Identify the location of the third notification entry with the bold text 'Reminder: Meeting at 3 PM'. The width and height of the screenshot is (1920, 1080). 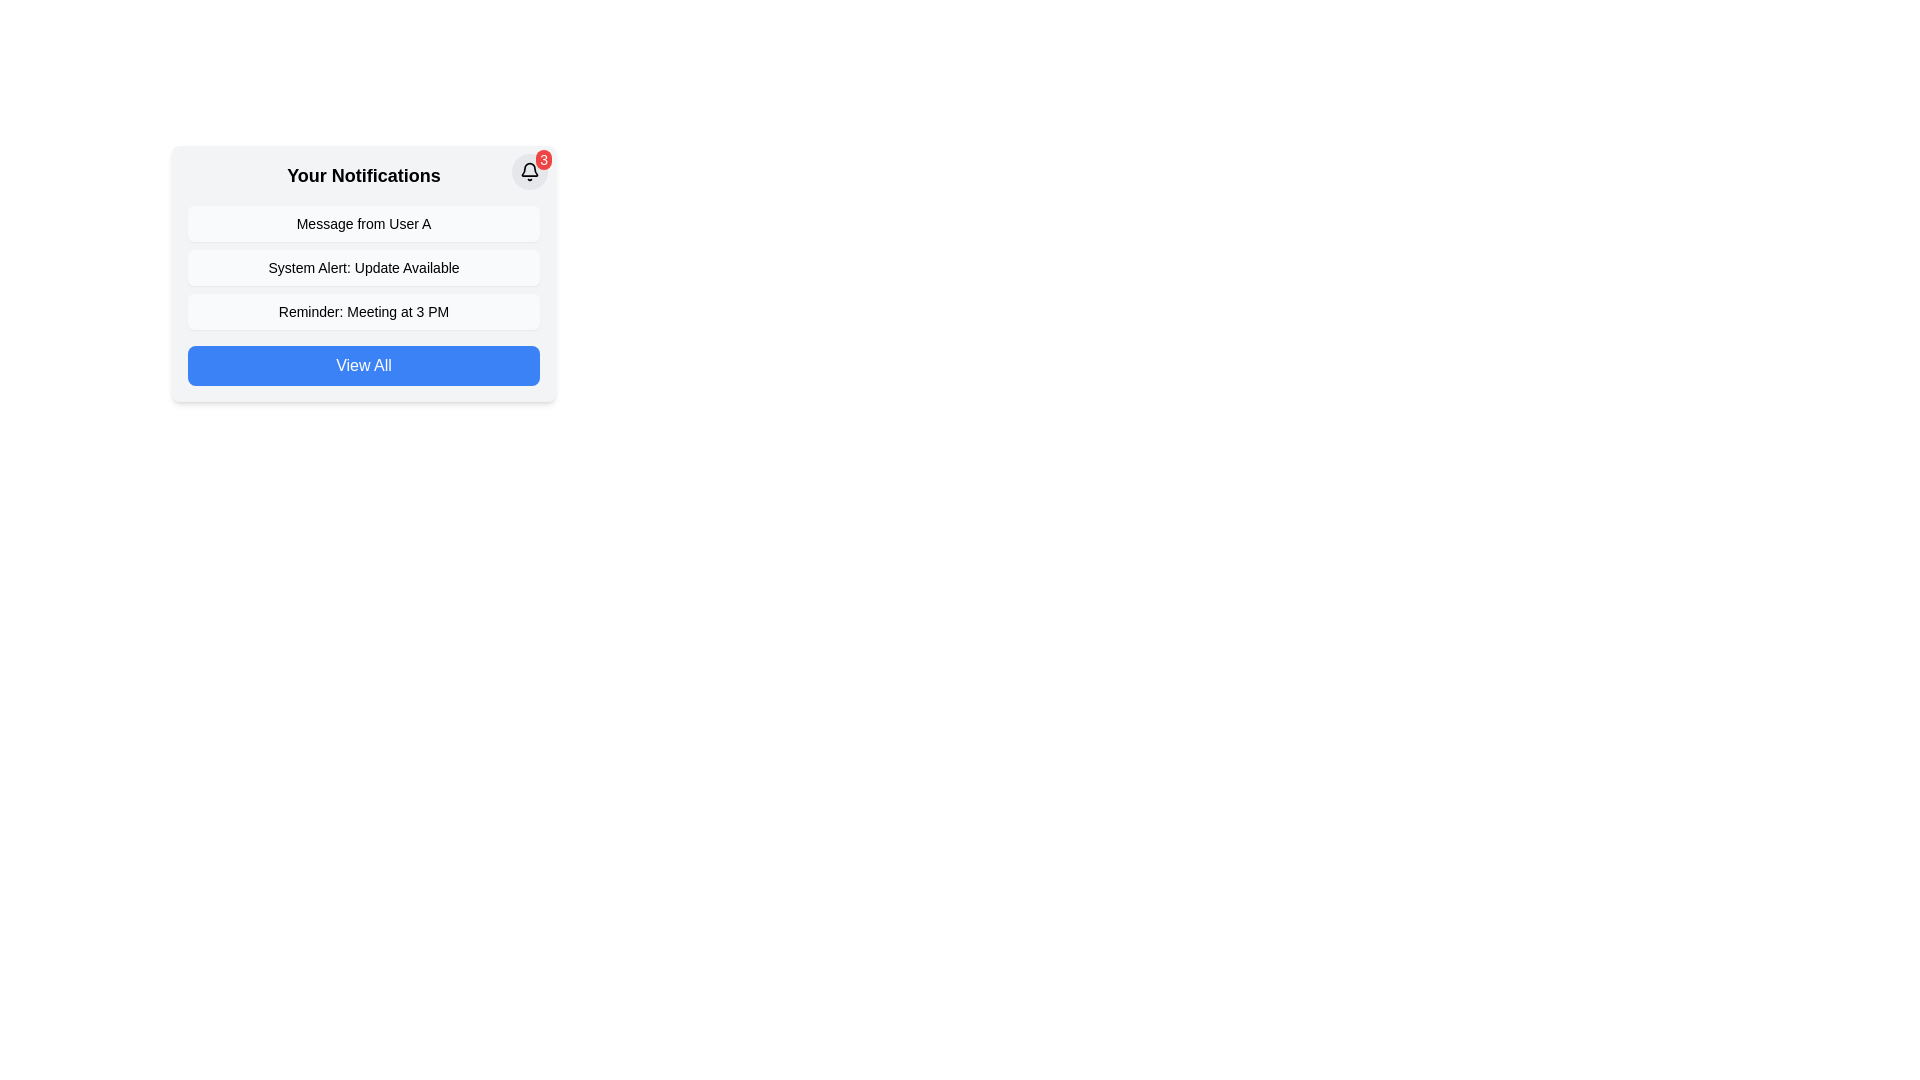
(364, 312).